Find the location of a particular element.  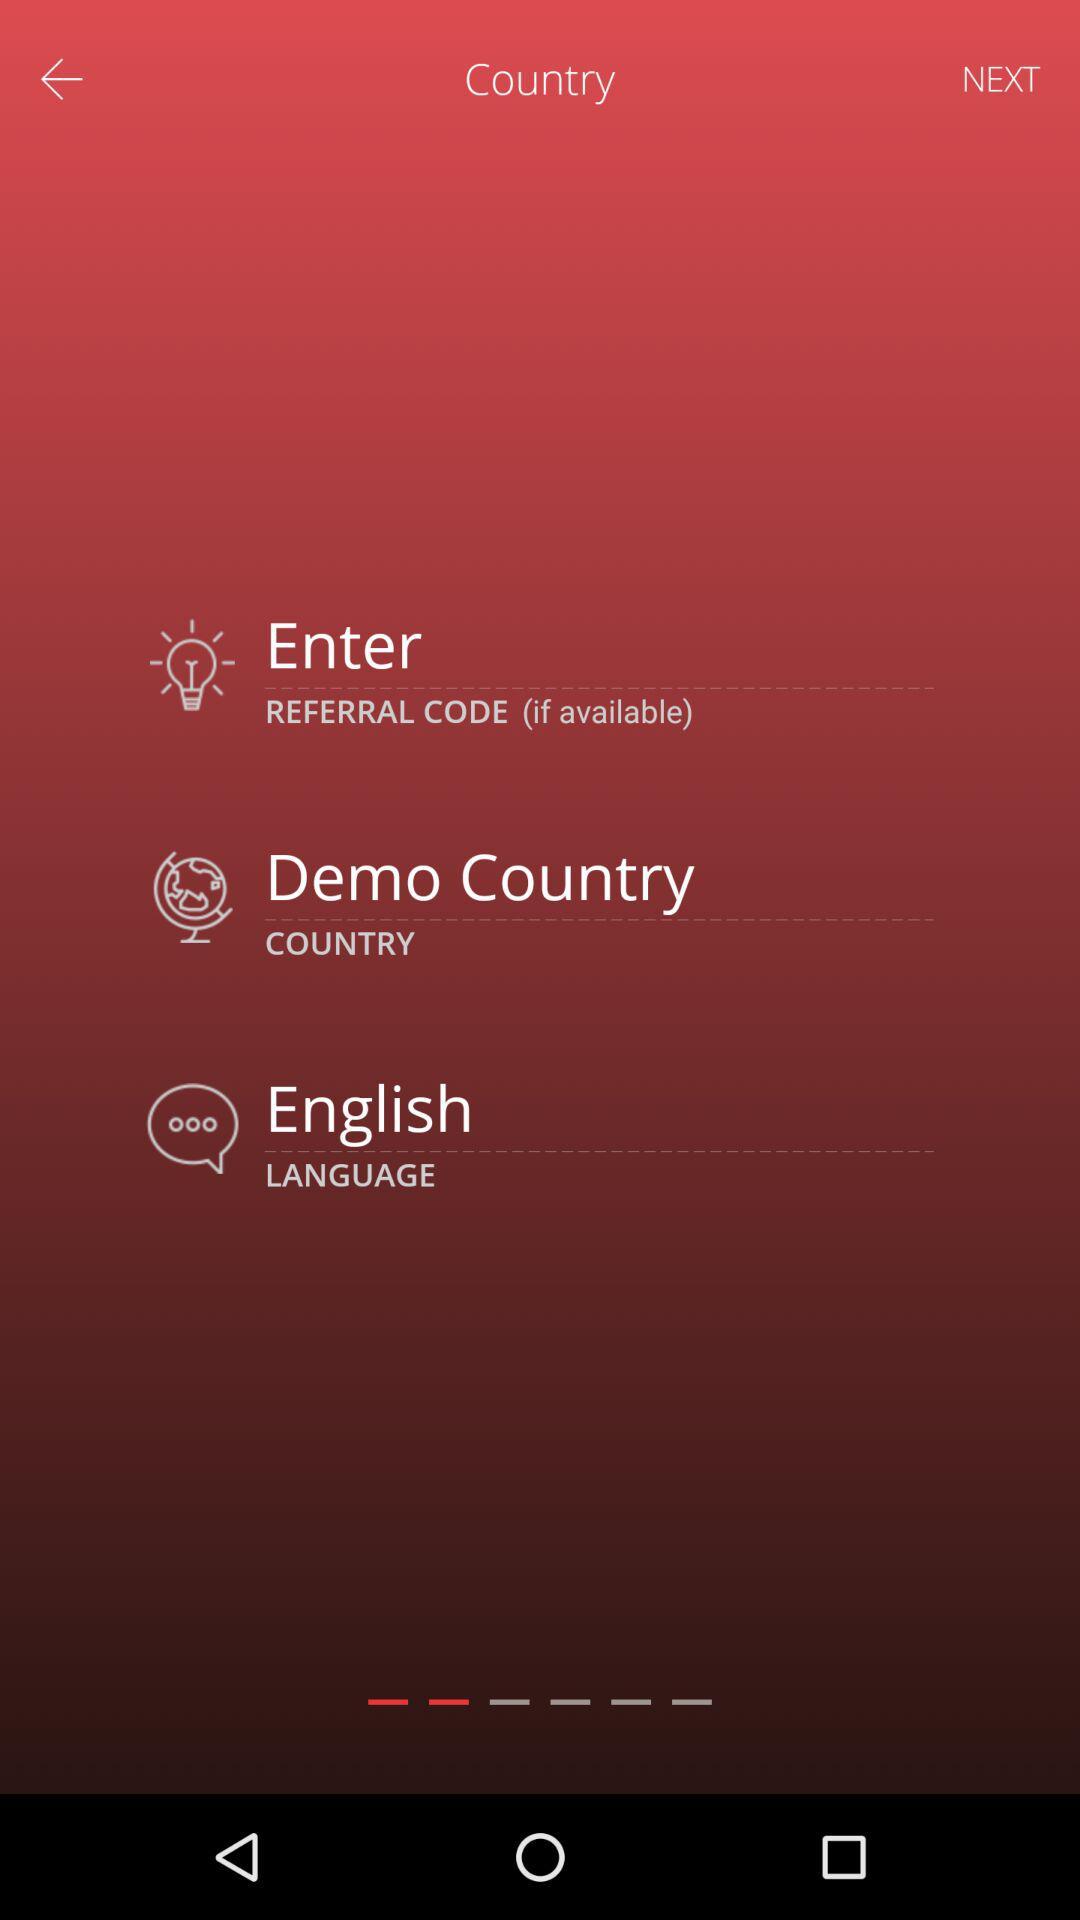

move to icon which is left to text english is located at coordinates (192, 1128).